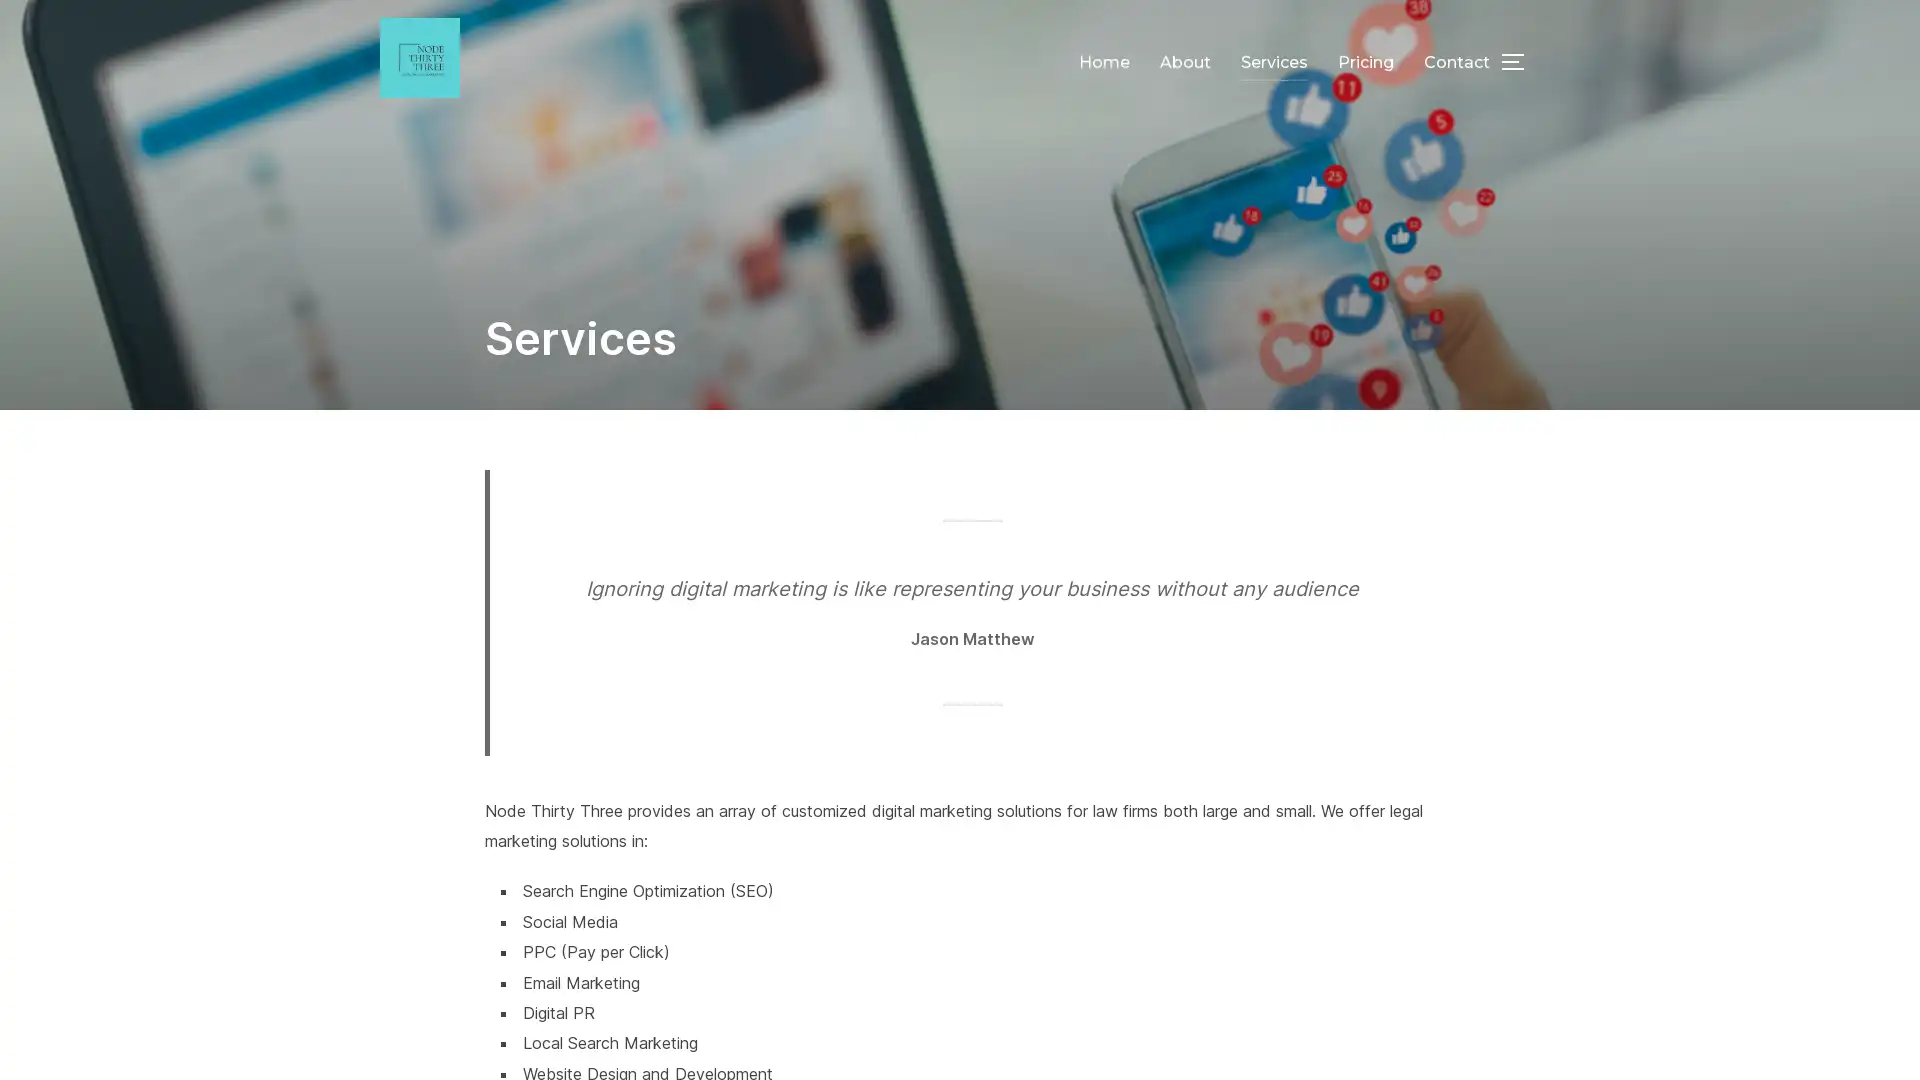 This screenshot has width=1920, height=1080. What do you see at coordinates (1520, 60) in the screenshot?
I see `TOGGLE SIDEBAR & NAVIGATION` at bounding box center [1520, 60].